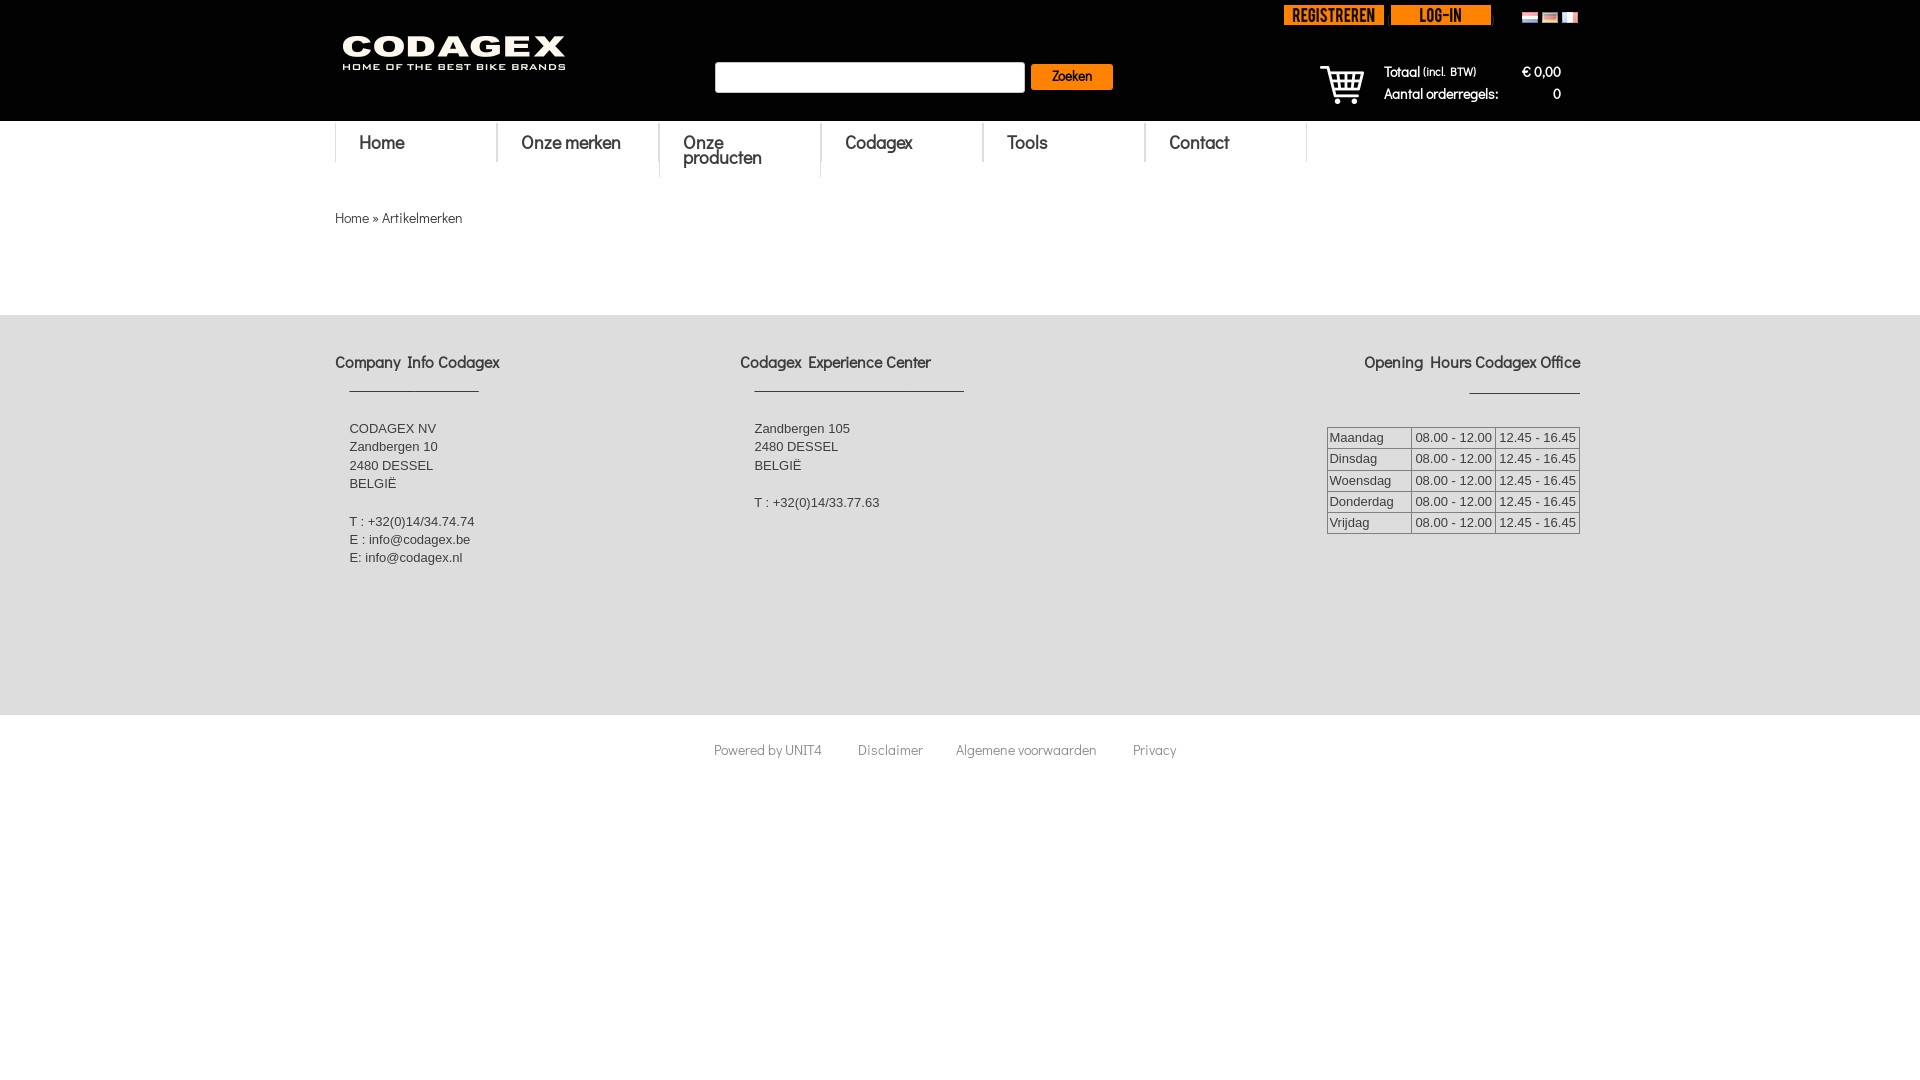 The image size is (1920, 1080). What do you see at coordinates (418, 538) in the screenshot?
I see `'info@codagex.be'` at bounding box center [418, 538].